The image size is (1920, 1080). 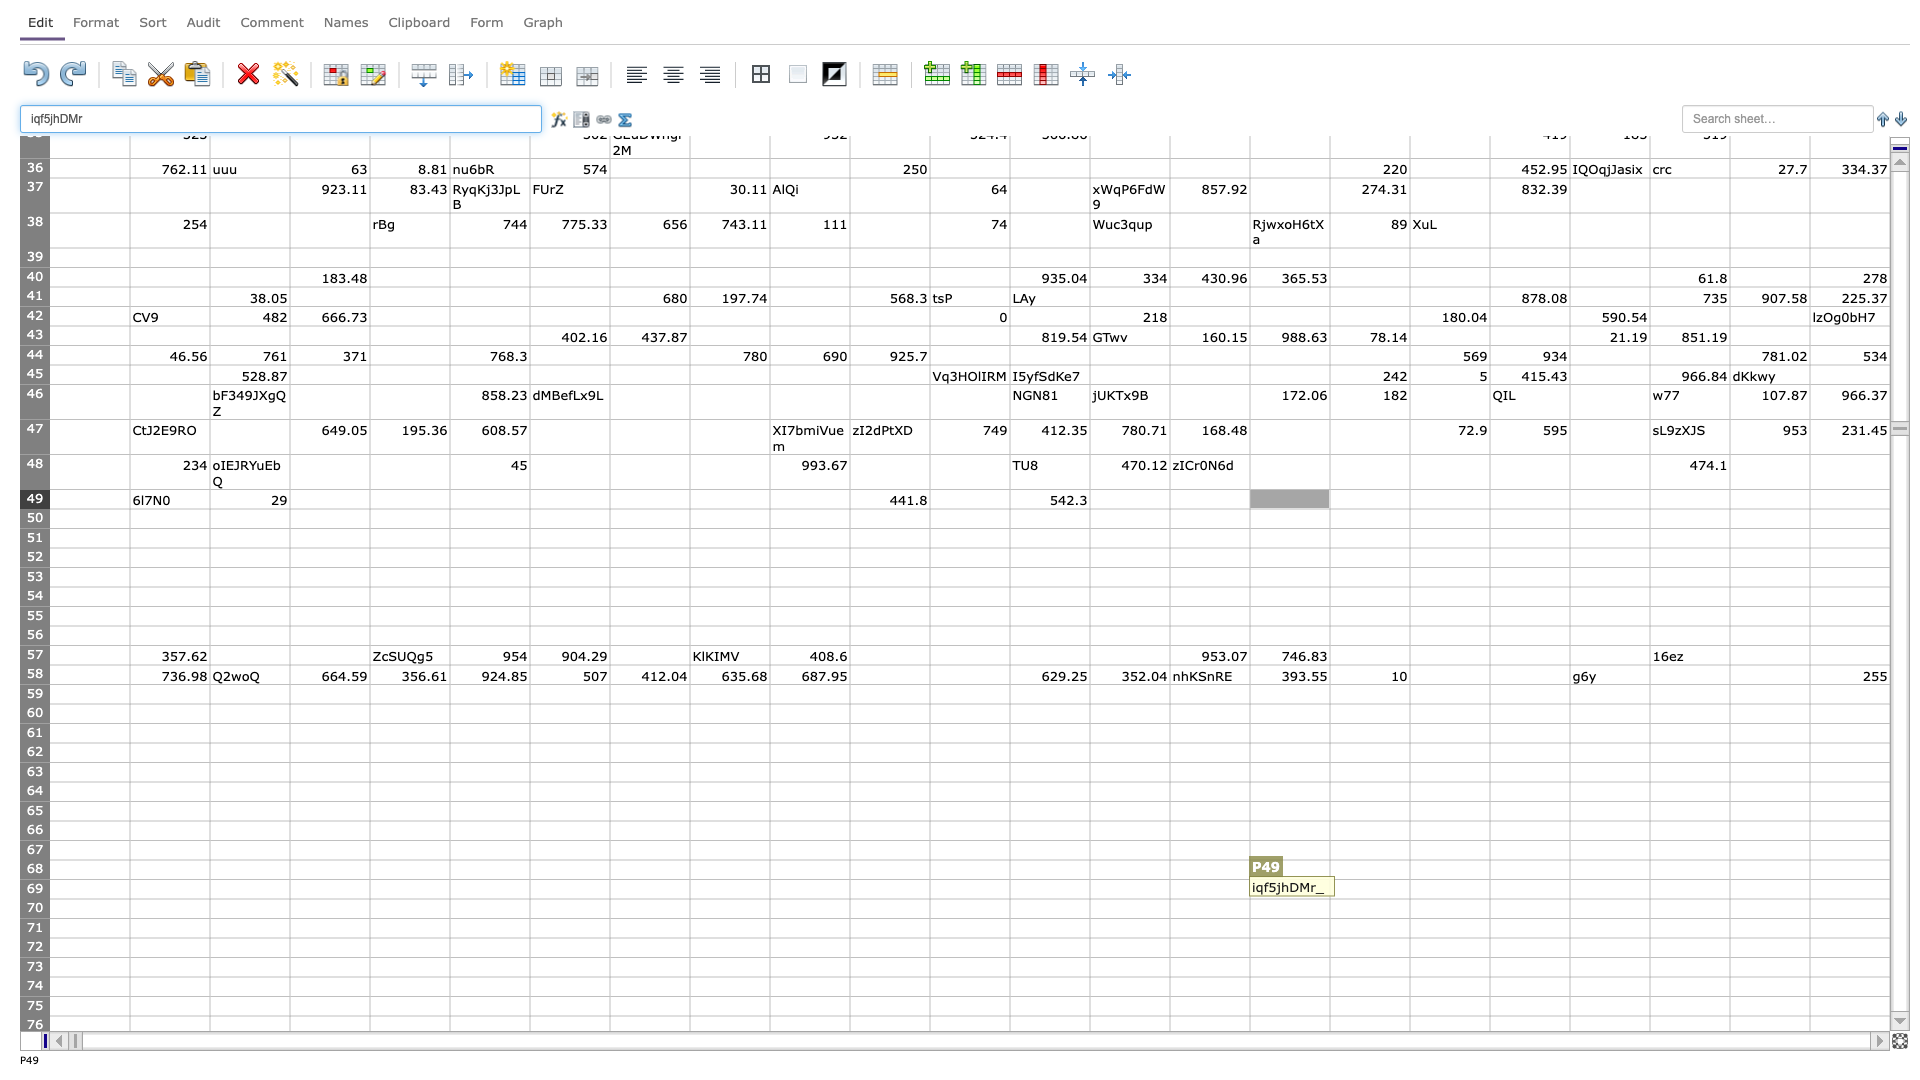 What do you see at coordinates (1409, 897) in the screenshot?
I see `Fill handle point of Q-69` at bounding box center [1409, 897].